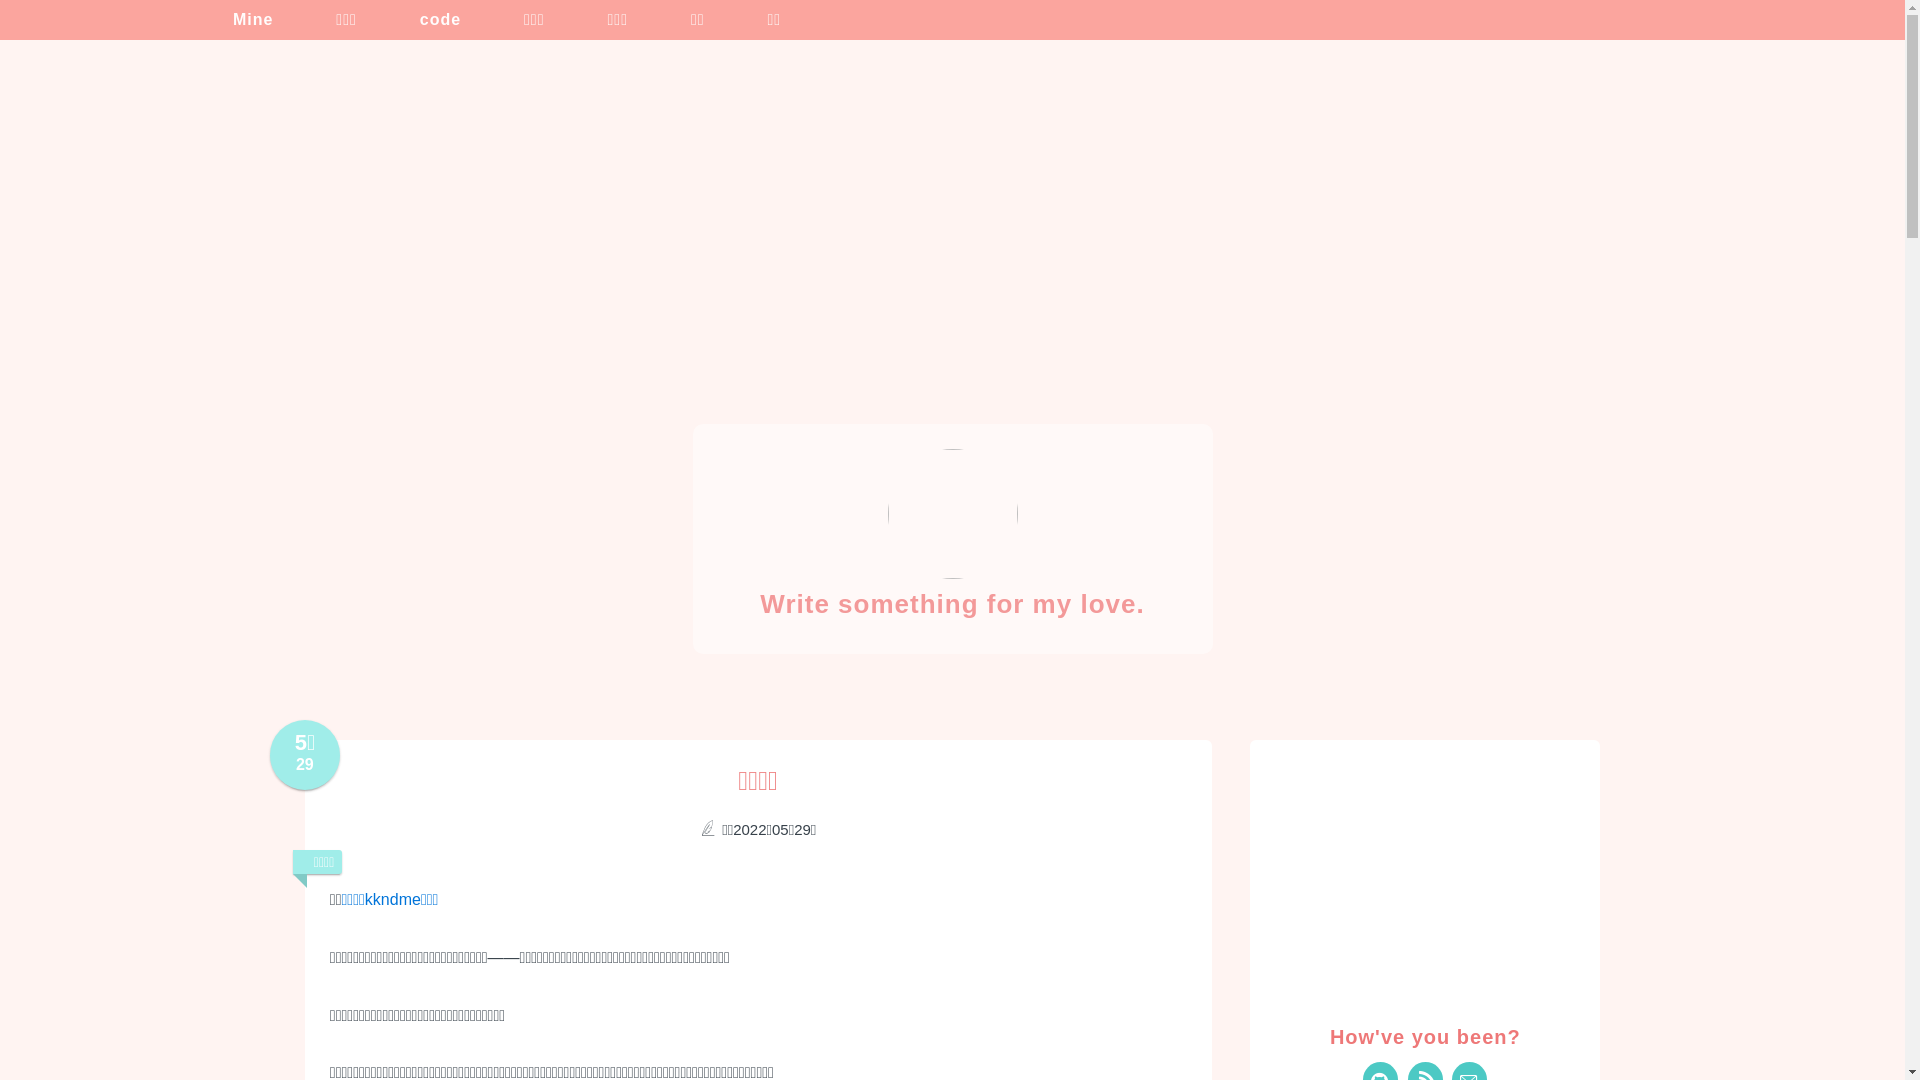 This screenshot has width=1920, height=1080. What do you see at coordinates (239, 19) in the screenshot?
I see `'Mine'` at bounding box center [239, 19].